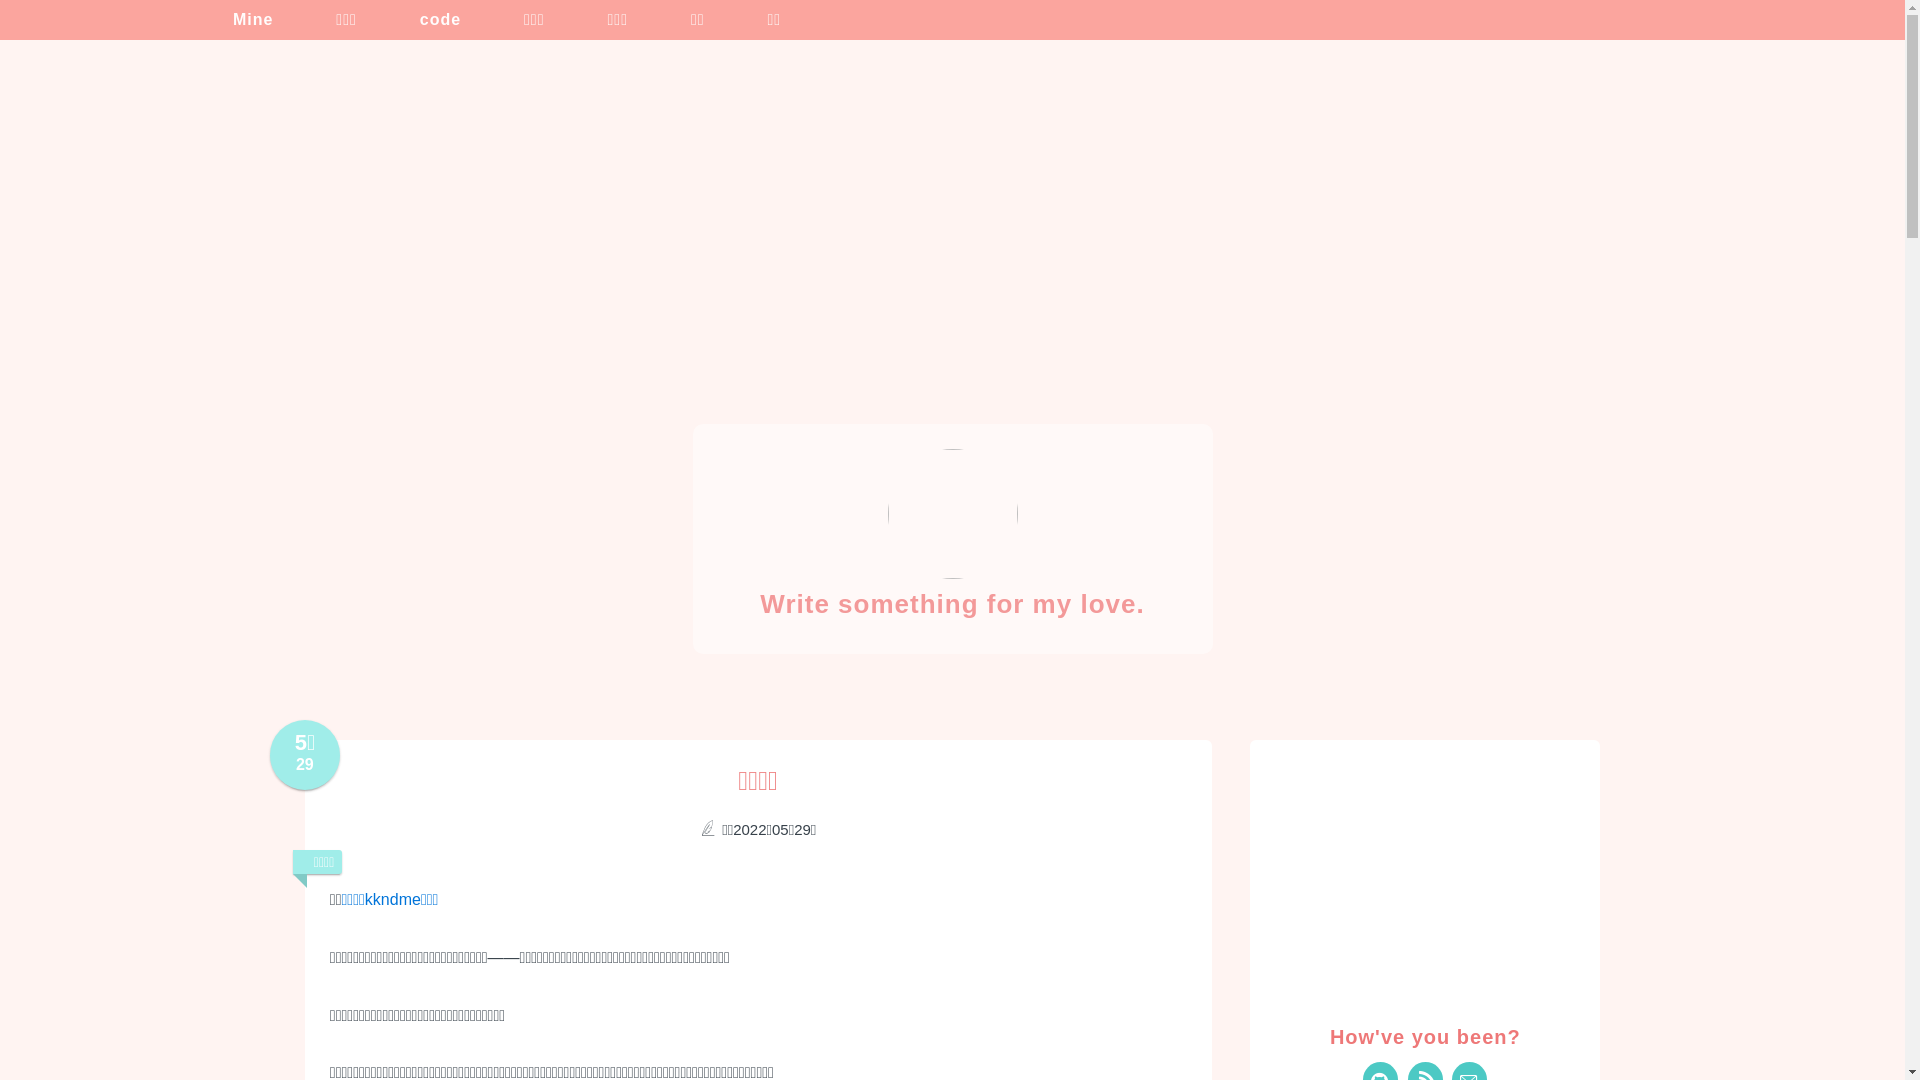 This screenshot has width=1920, height=1080. What do you see at coordinates (239, 19) in the screenshot?
I see `'Mine'` at bounding box center [239, 19].